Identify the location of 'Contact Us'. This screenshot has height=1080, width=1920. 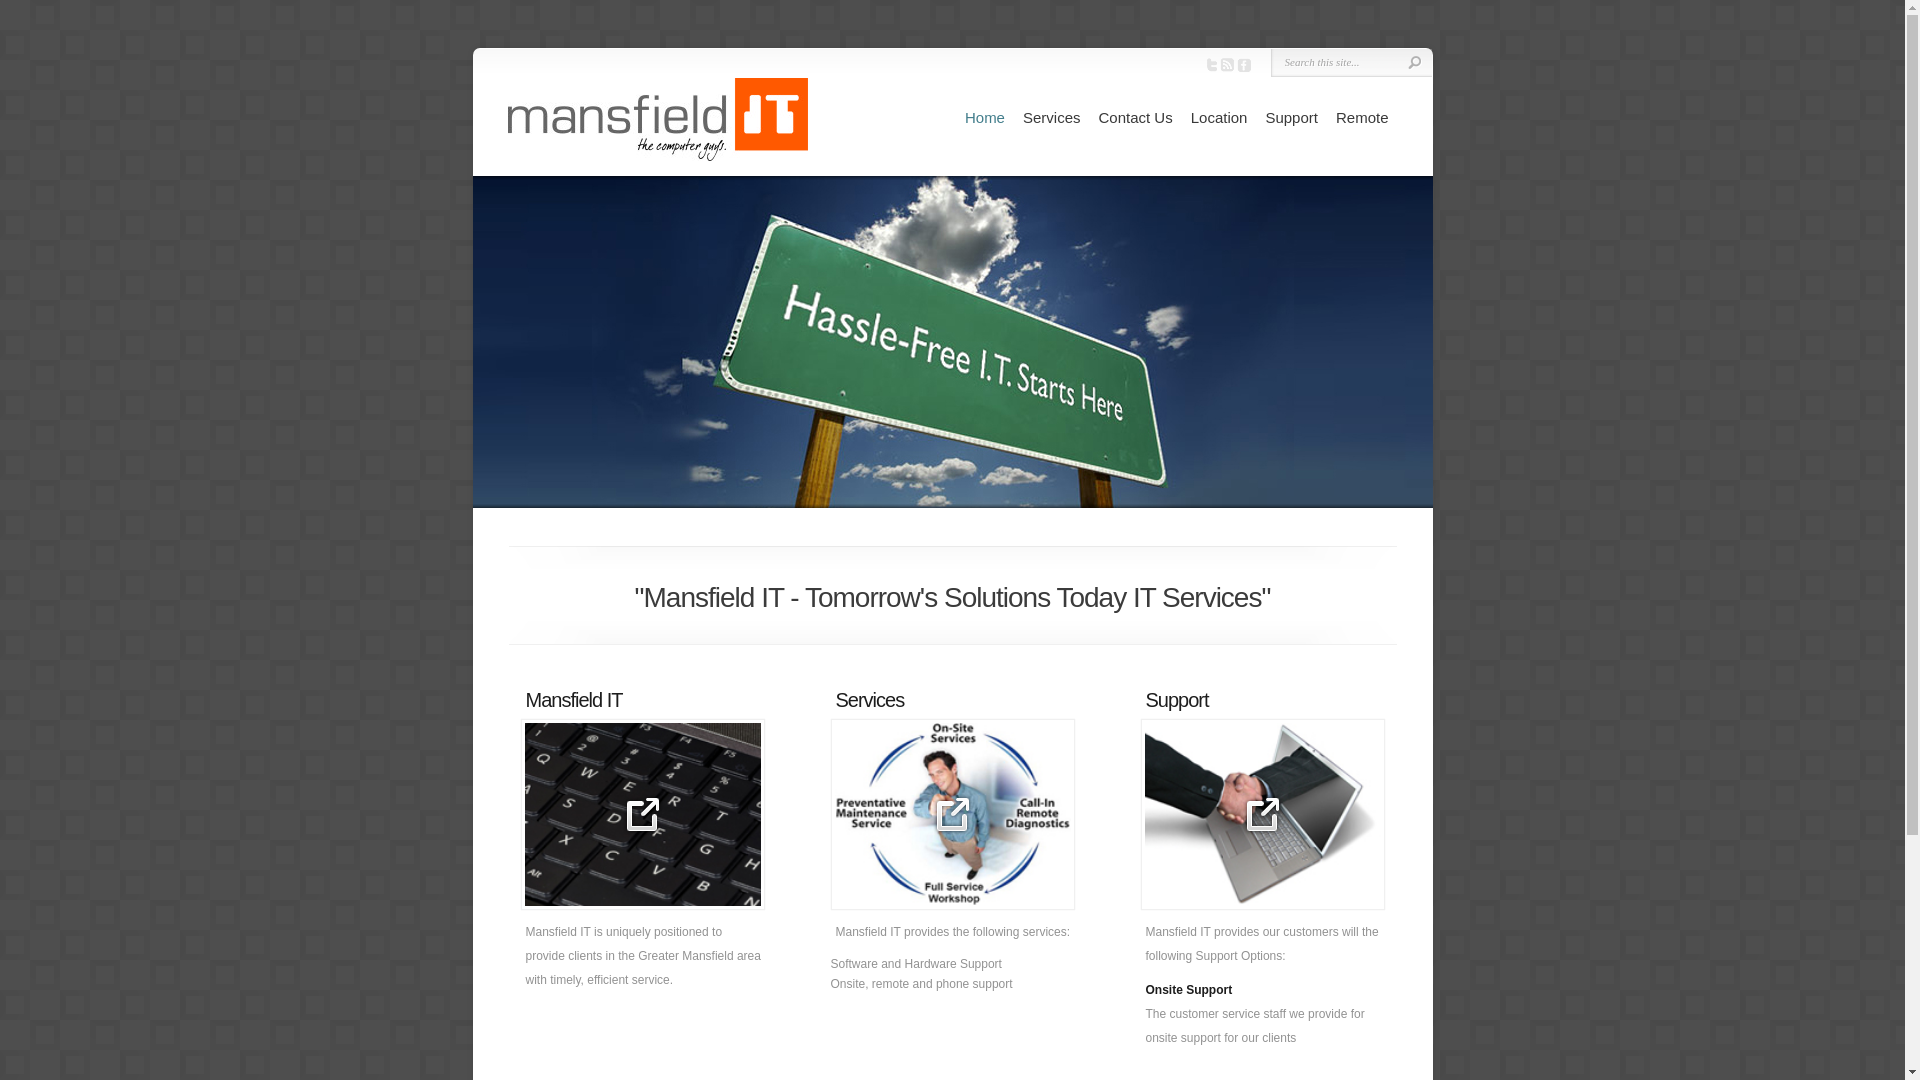
(1134, 118).